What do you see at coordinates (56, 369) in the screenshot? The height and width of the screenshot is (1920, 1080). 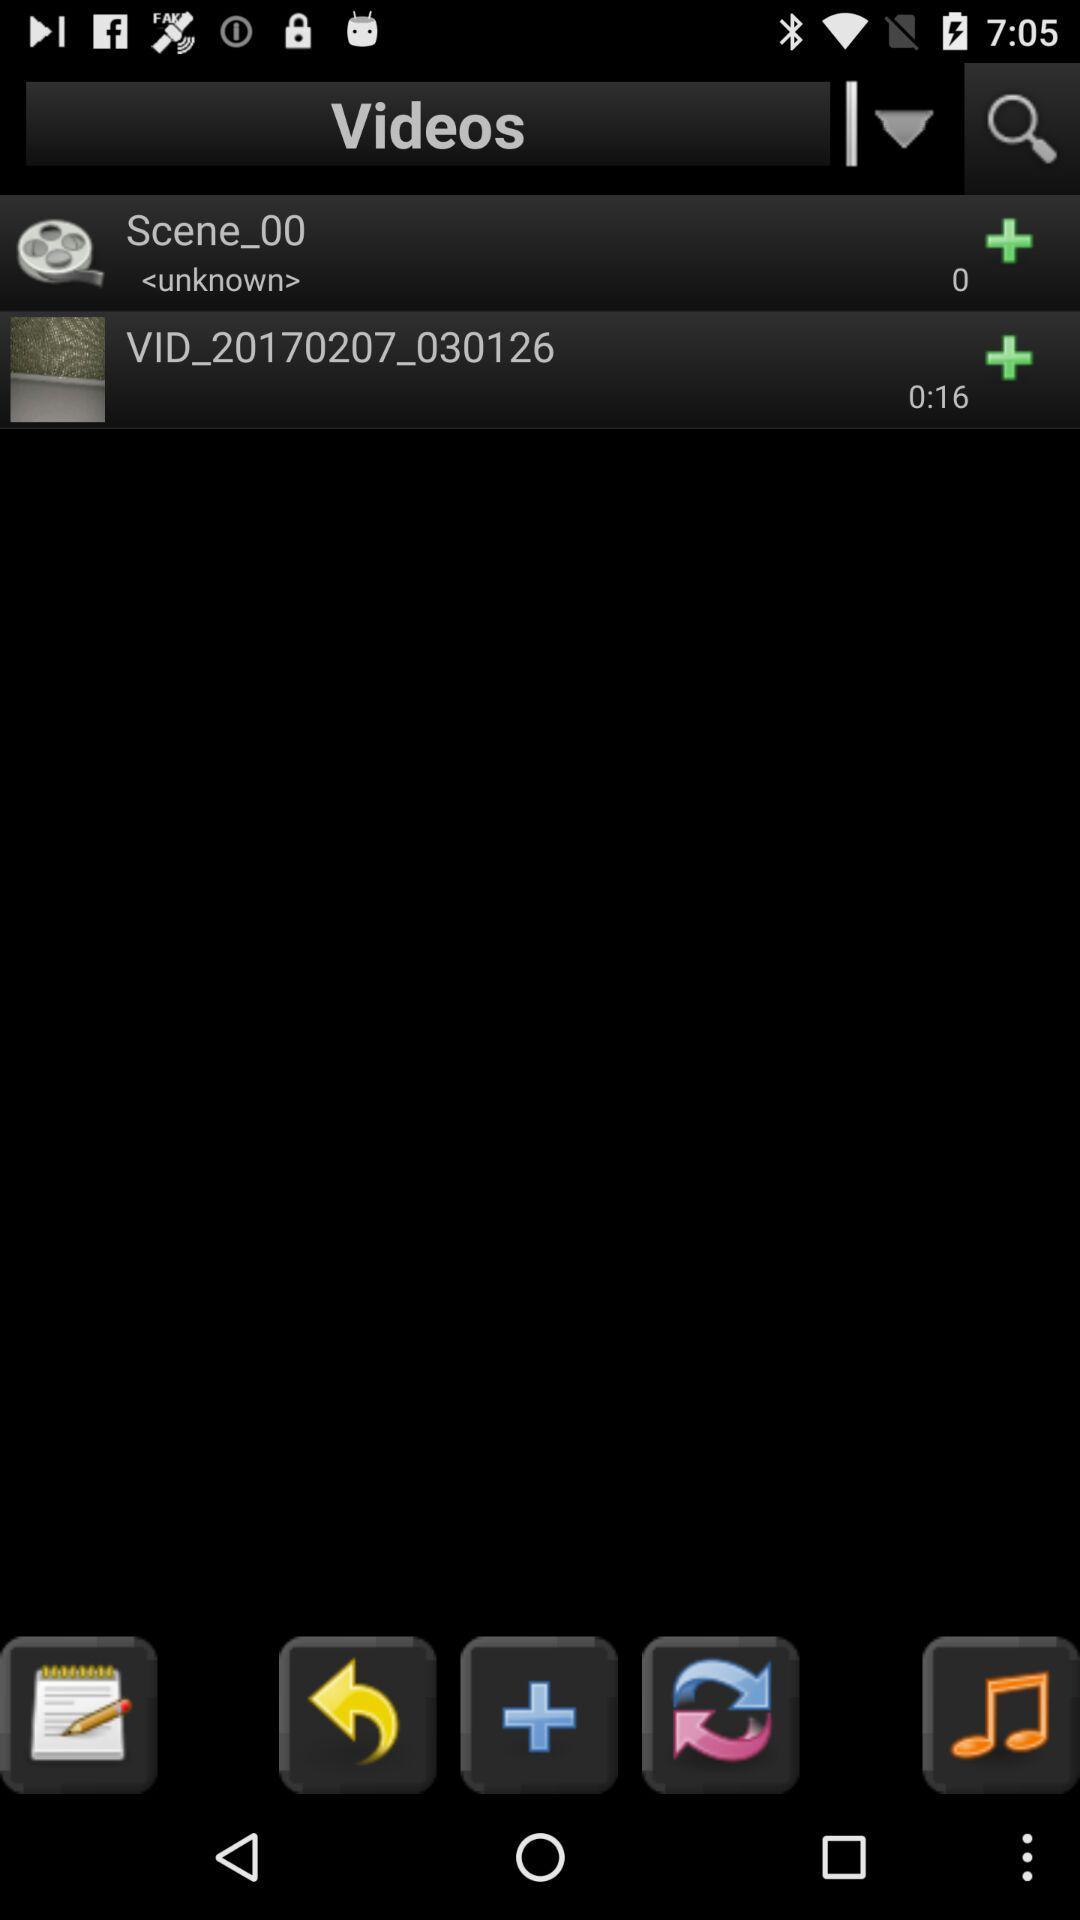 I see `the image left to vid20170207030126` at bounding box center [56, 369].